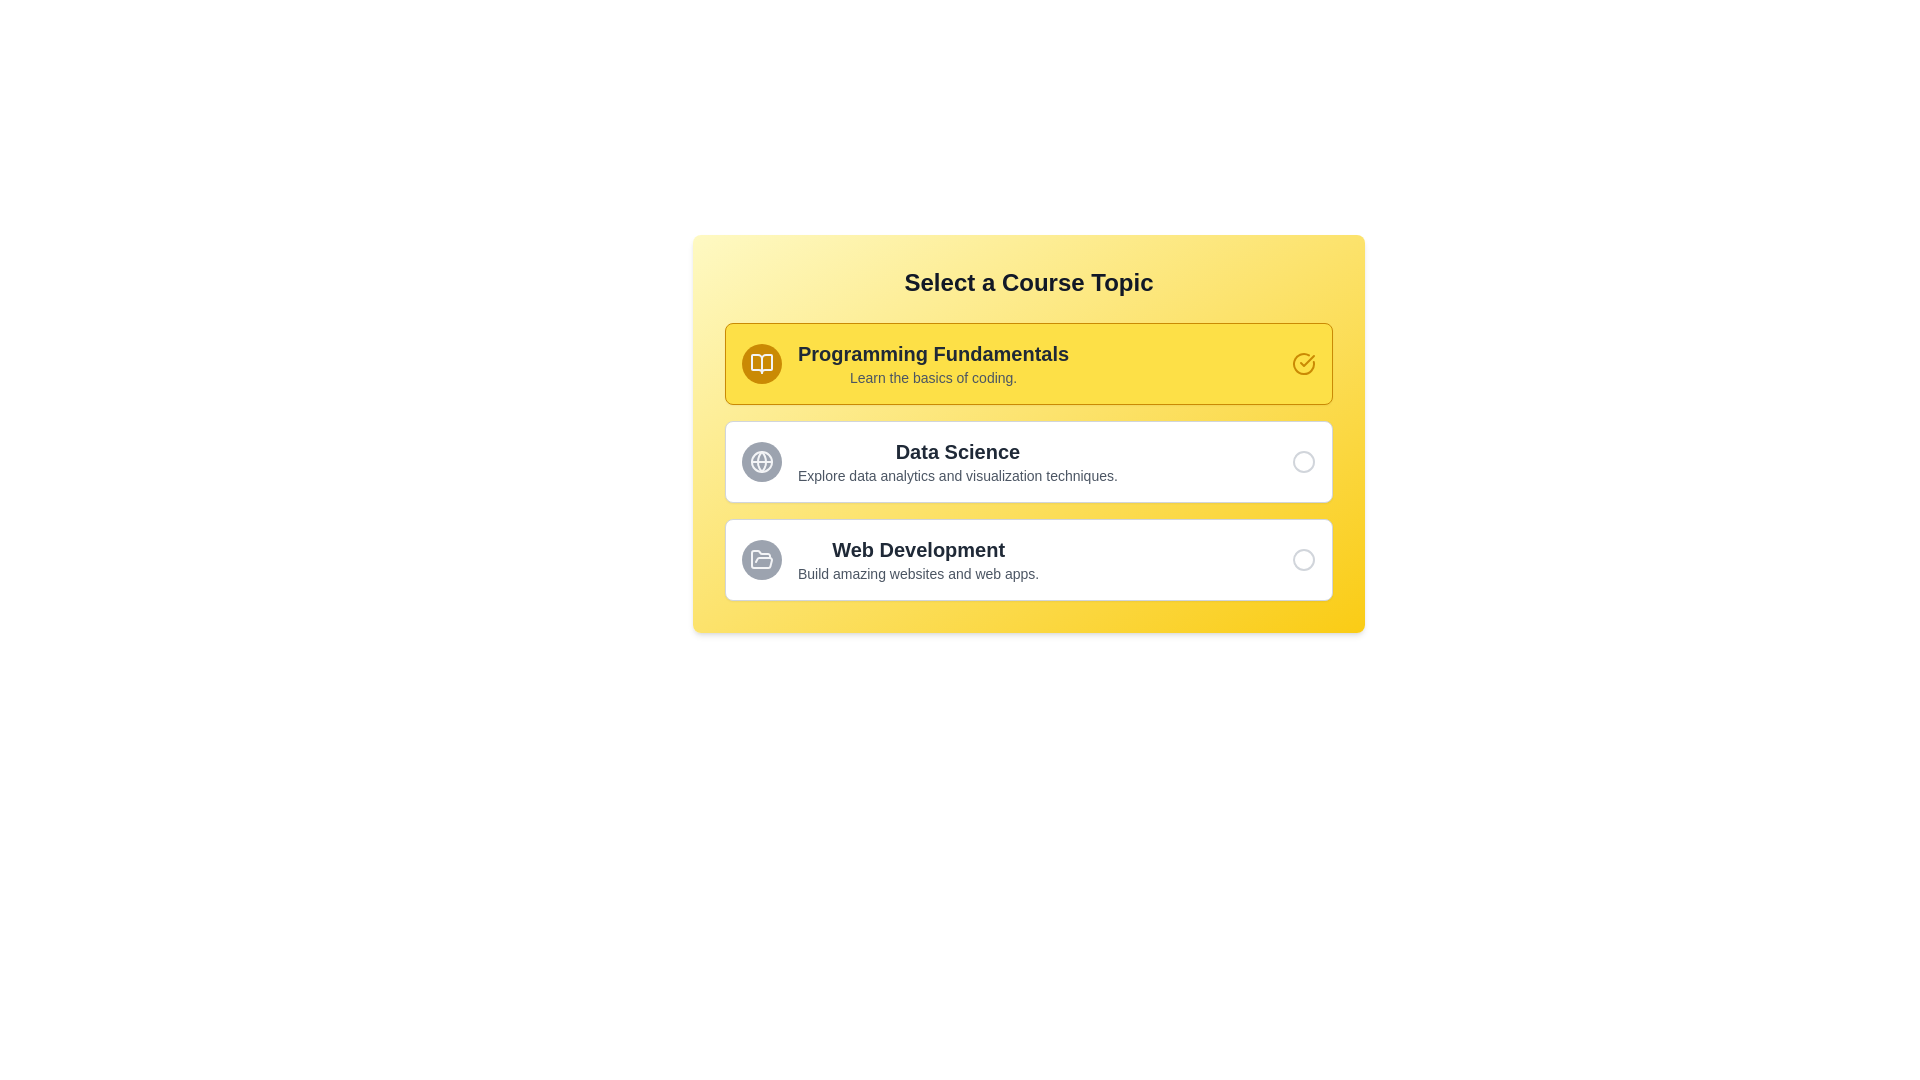 Image resolution: width=1920 pixels, height=1080 pixels. Describe the element at coordinates (956, 462) in the screenshot. I see `details of the selectable option for the course topic titled 'Data Science' located in the central text block of the interface, bordered by an icon on the left and a radio button on the right` at that location.